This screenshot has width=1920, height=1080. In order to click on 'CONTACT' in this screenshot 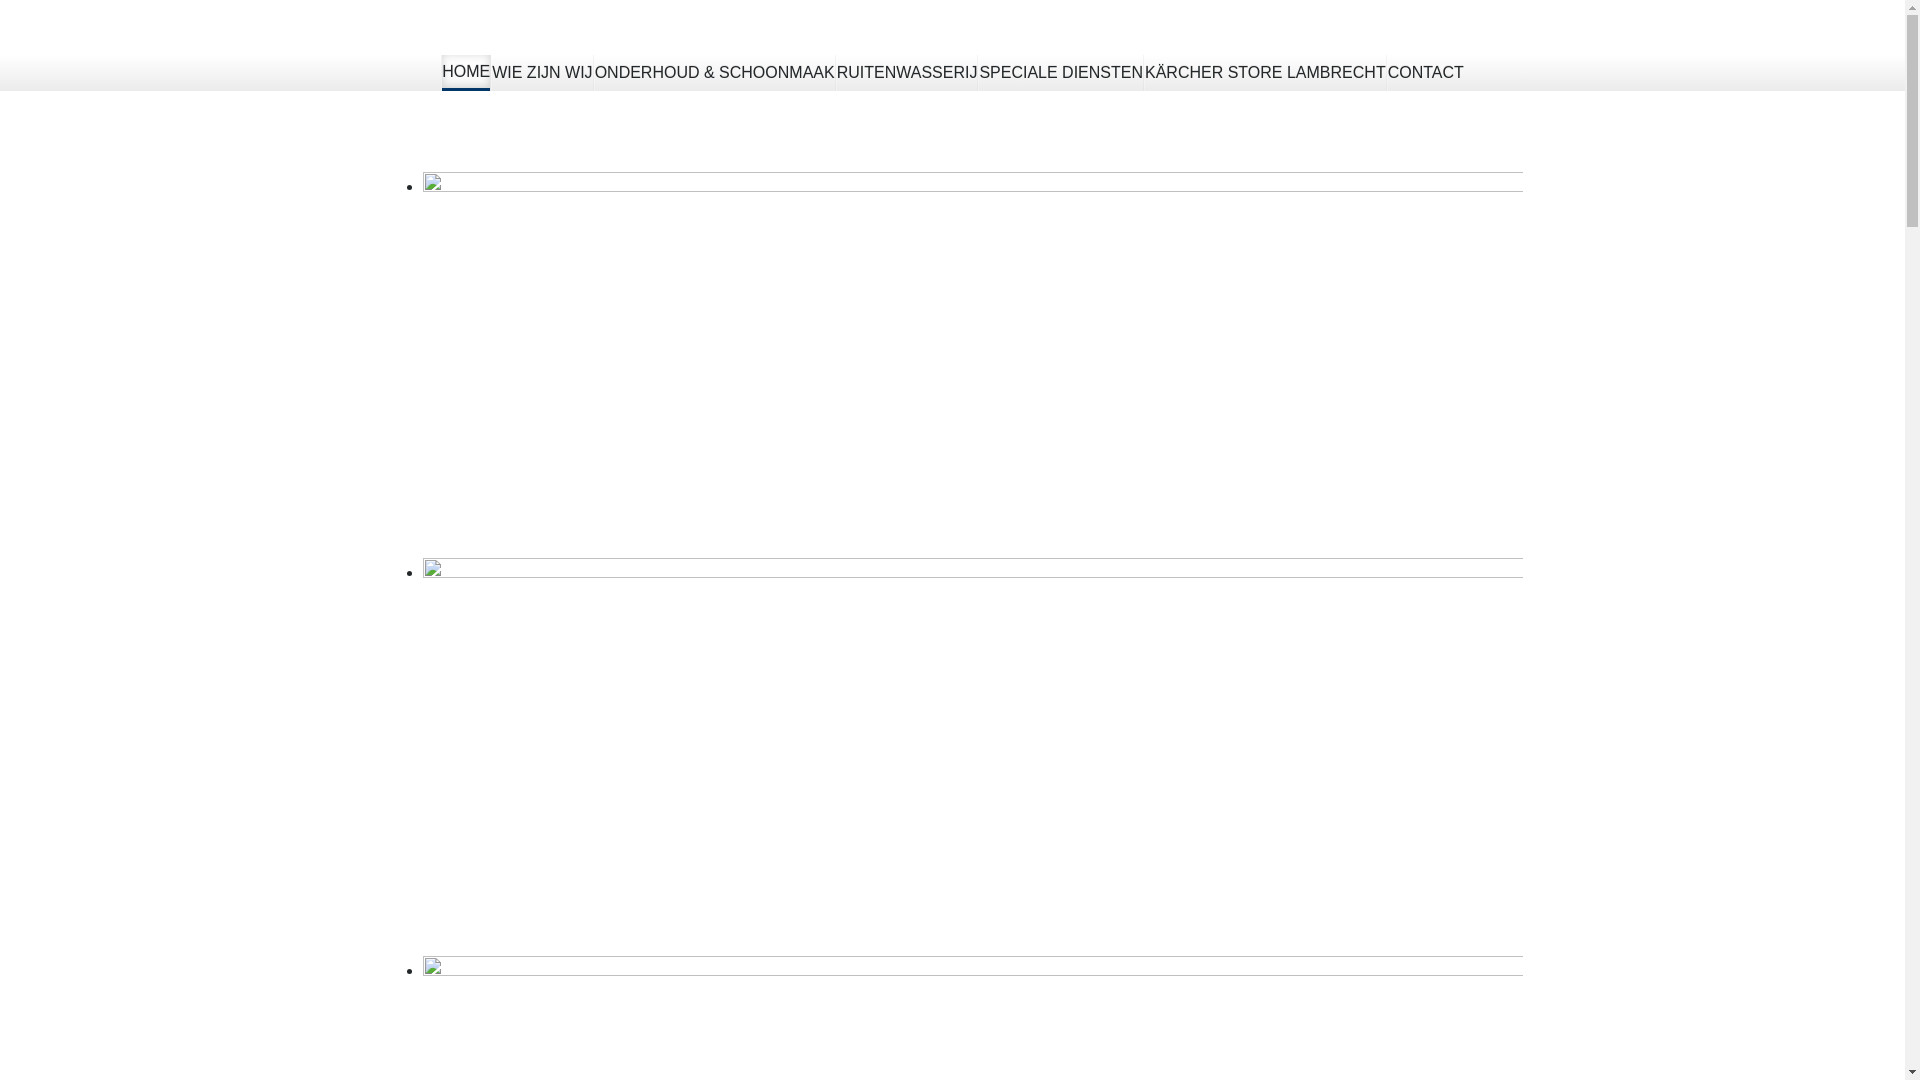, I will do `click(1424, 72)`.